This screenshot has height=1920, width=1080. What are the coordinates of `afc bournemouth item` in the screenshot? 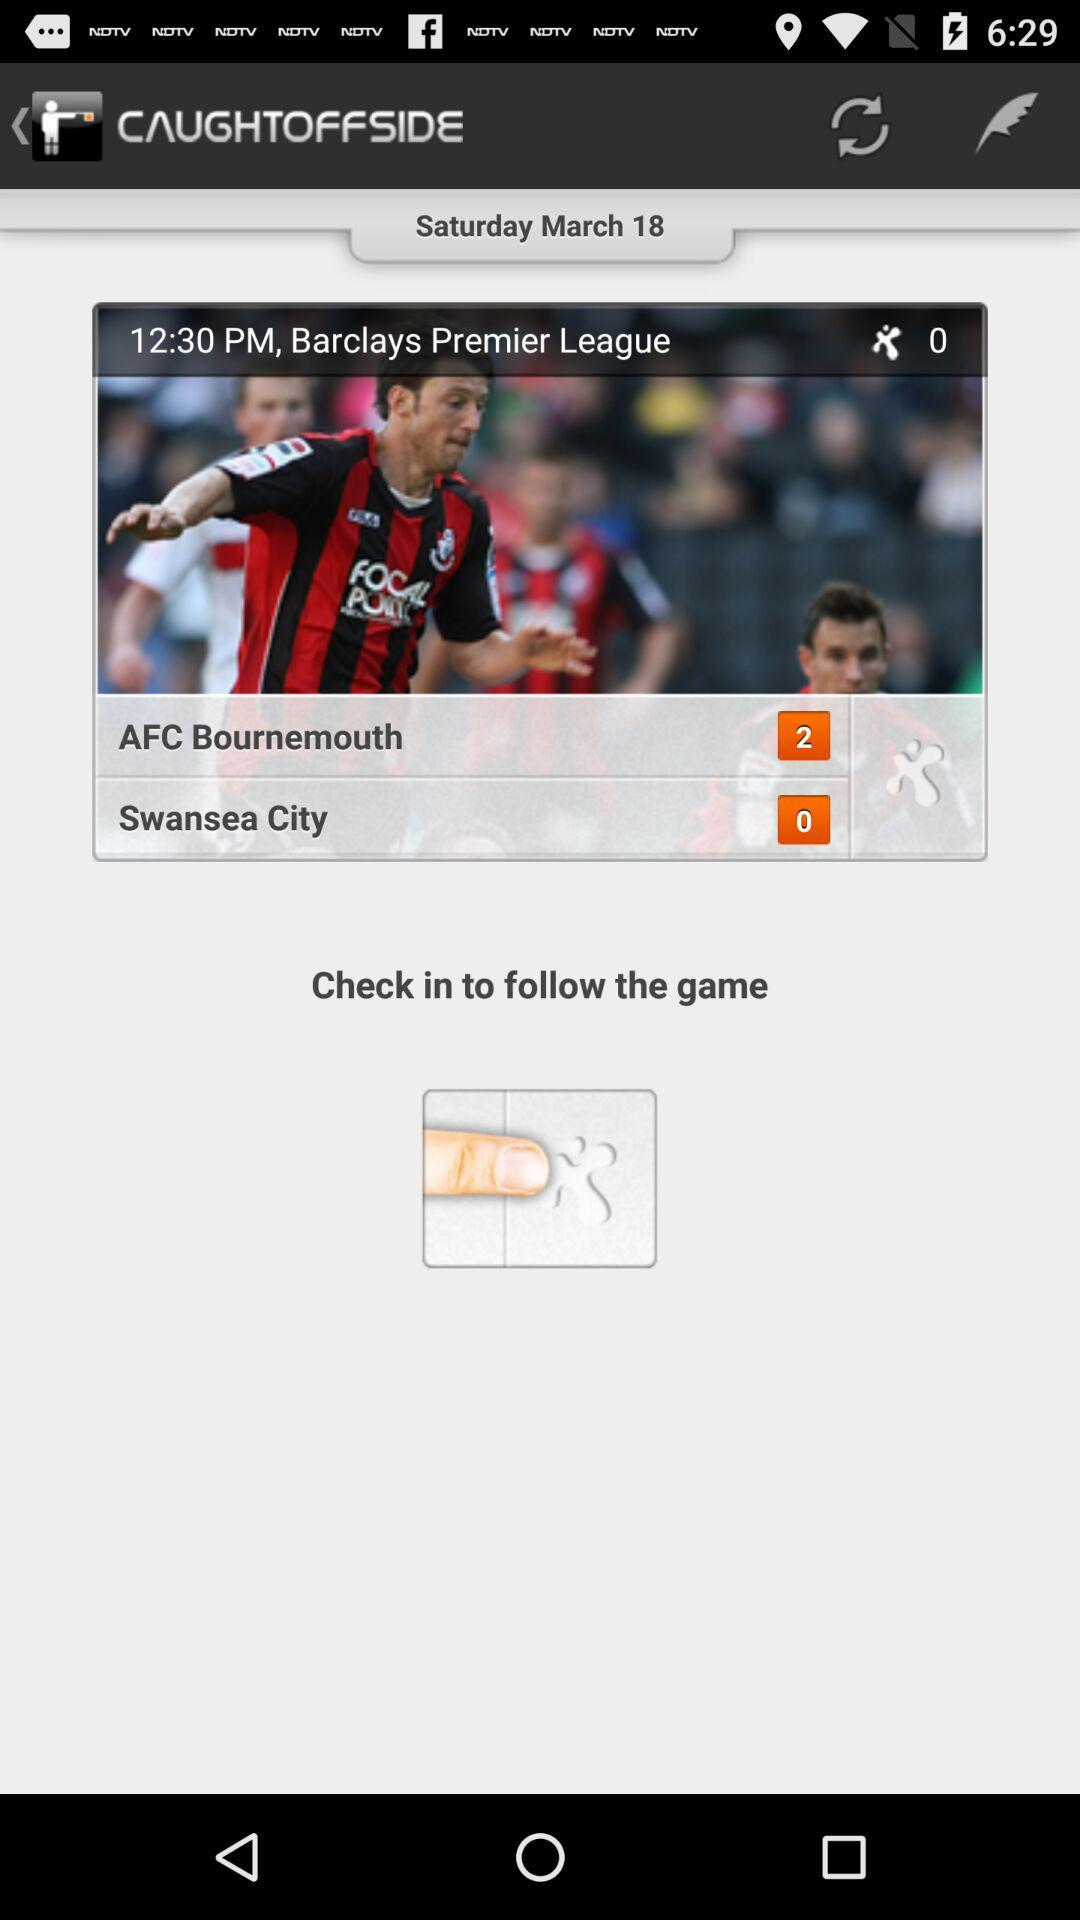 It's located at (459, 734).